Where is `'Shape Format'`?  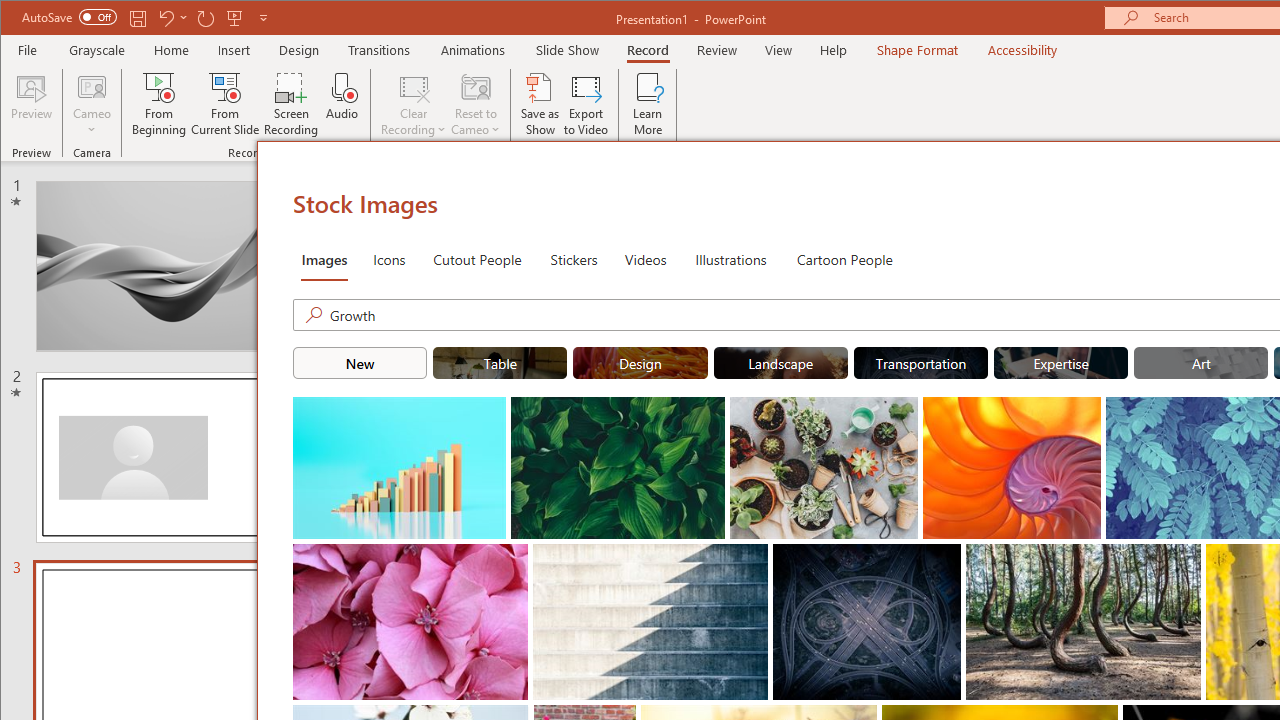 'Shape Format' is located at coordinates (916, 49).